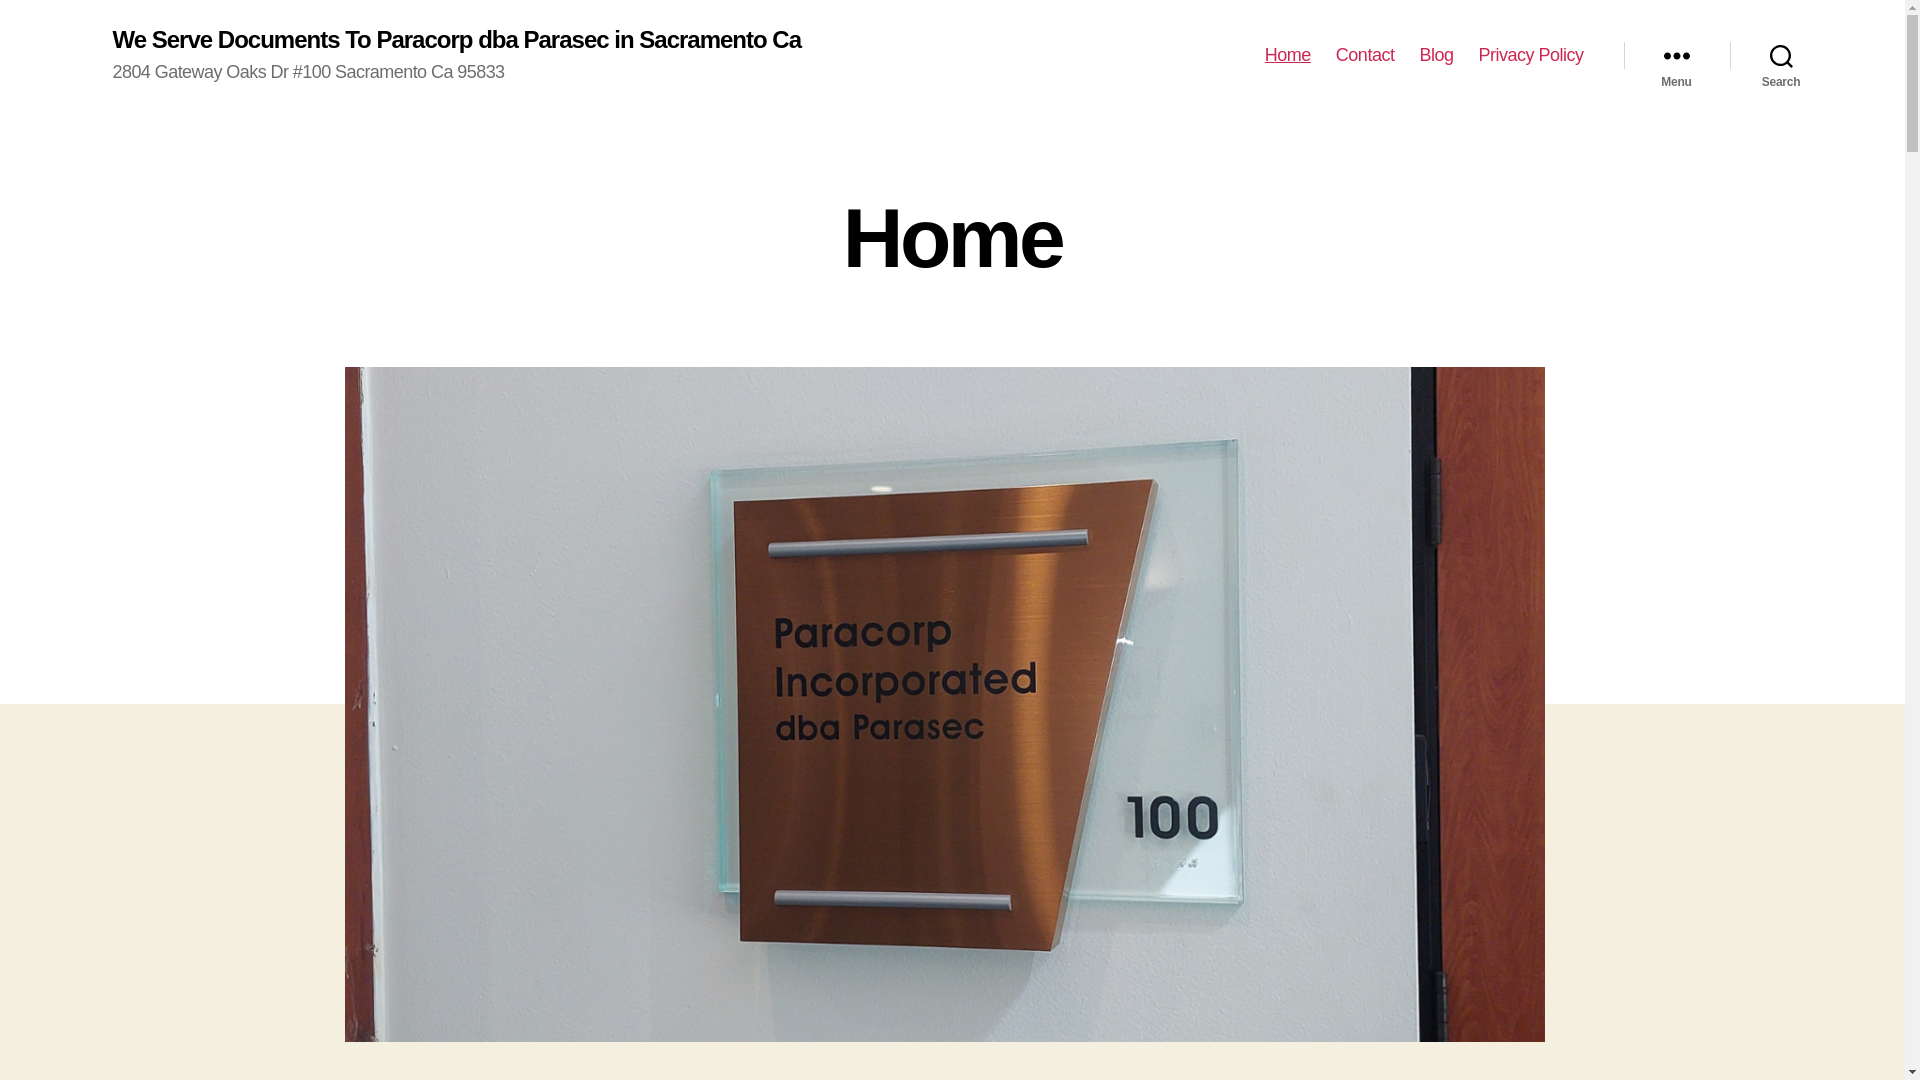 The height and width of the screenshot is (1080, 1920). What do you see at coordinates (455, 39) in the screenshot?
I see `'We Serve Documents To Paracorp dba Parasec in Sacramento Ca'` at bounding box center [455, 39].